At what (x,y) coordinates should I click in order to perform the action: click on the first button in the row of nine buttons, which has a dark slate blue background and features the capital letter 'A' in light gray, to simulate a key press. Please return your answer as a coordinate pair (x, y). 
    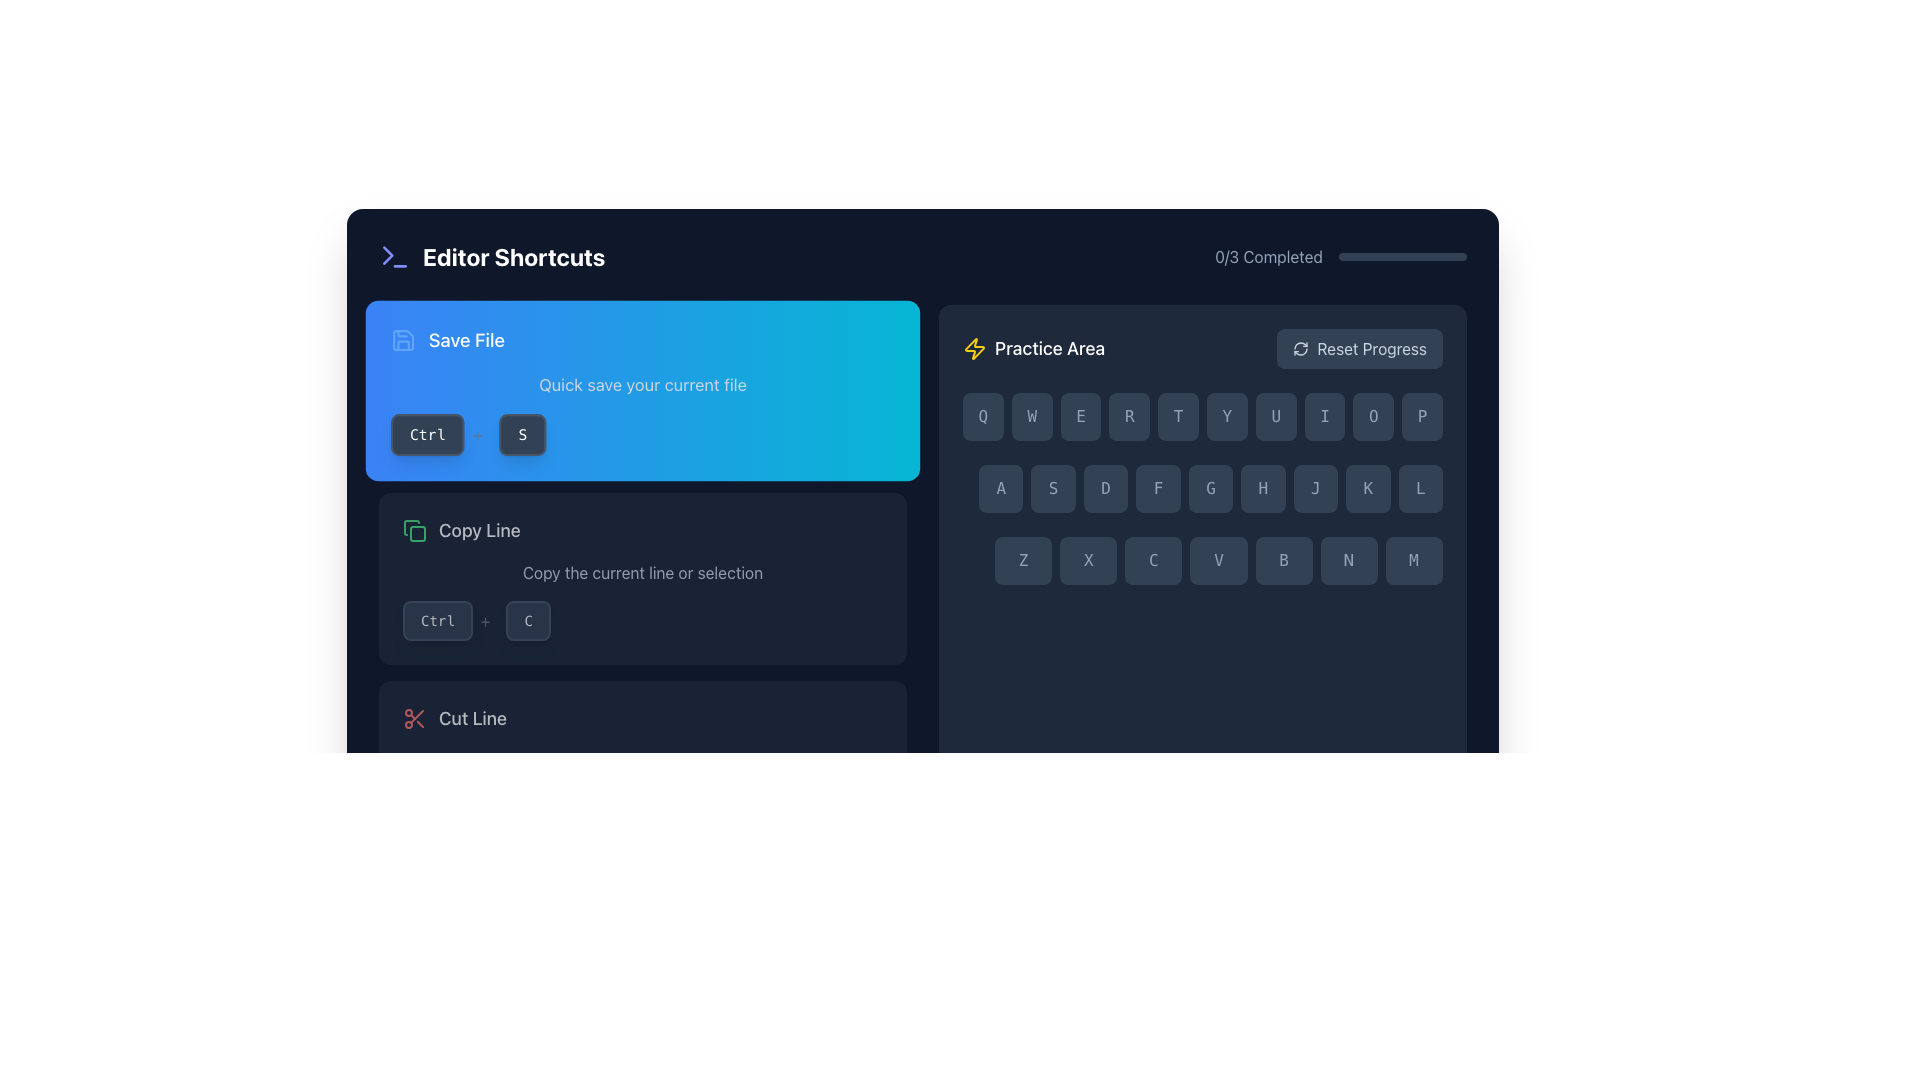
    Looking at the image, I should click on (1001, 489).